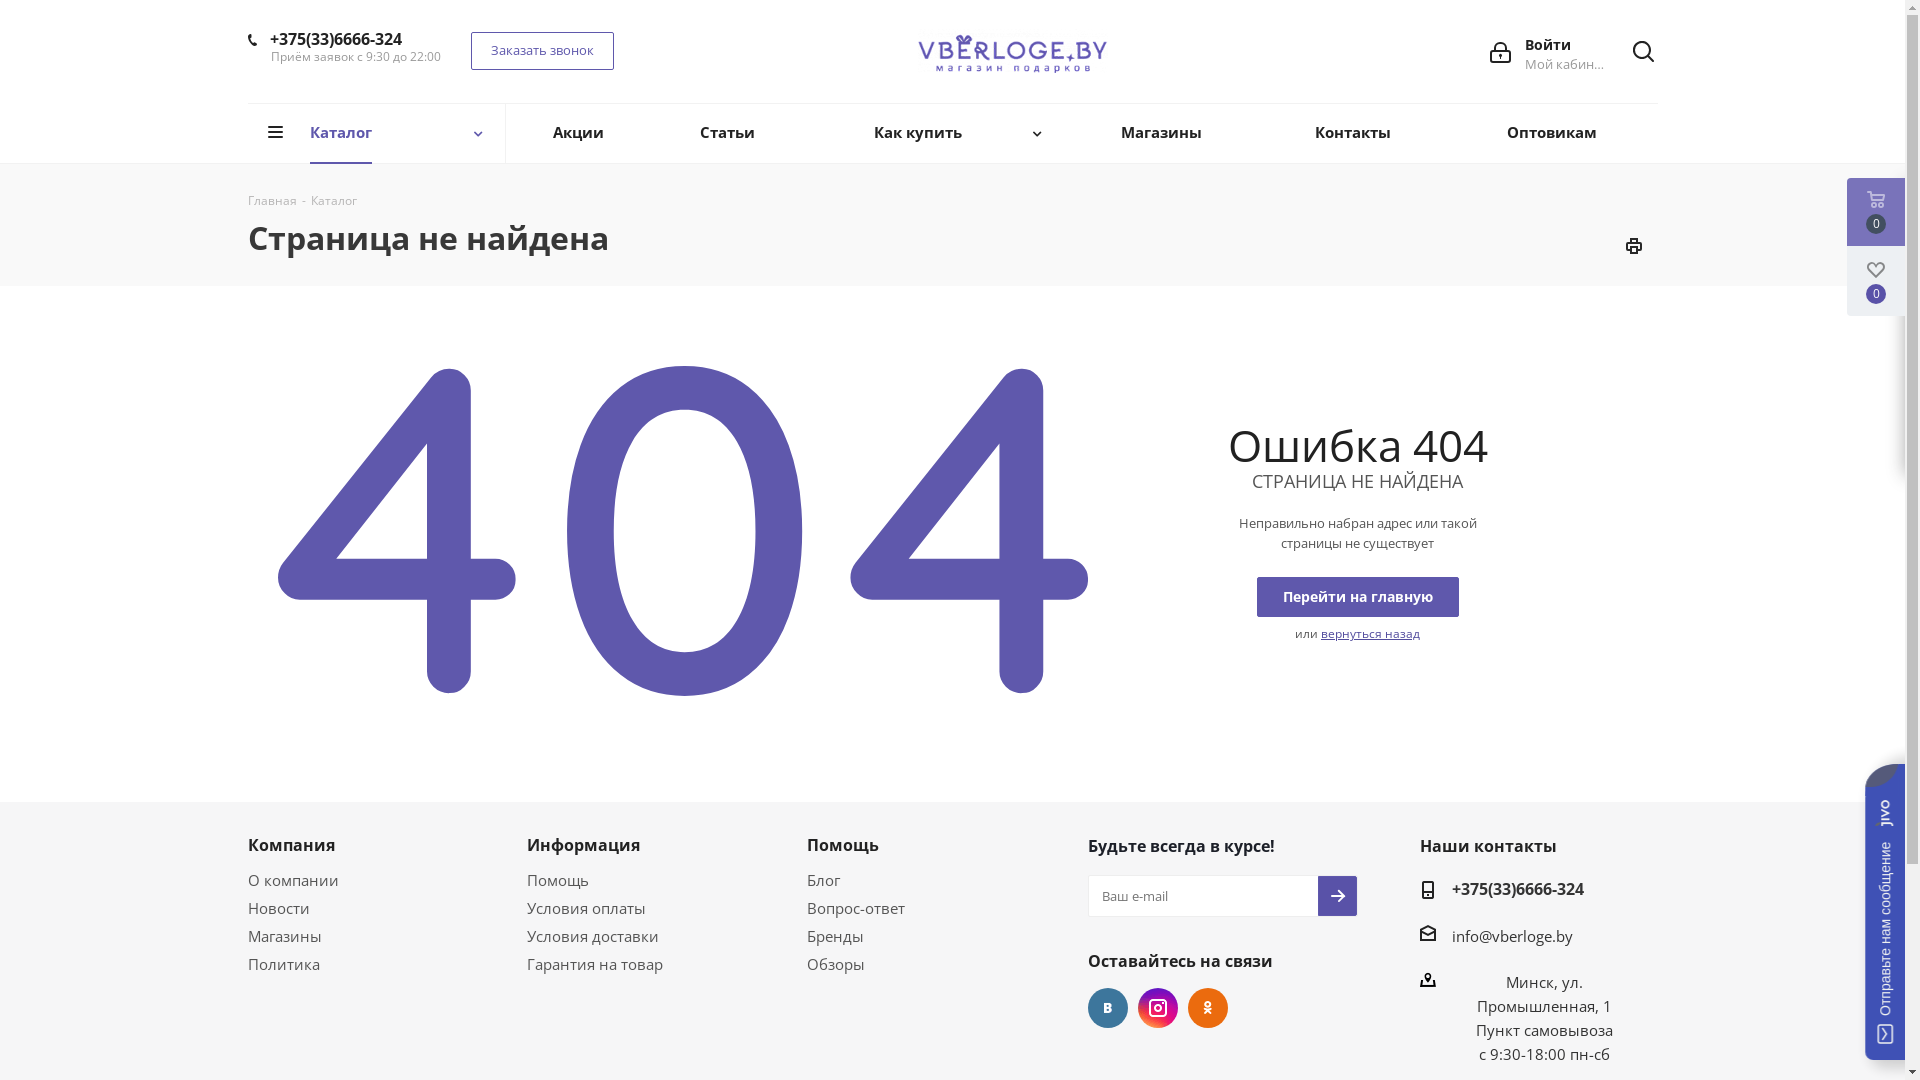 The width and height of the screenshot is (1920, 1080). I want to click on 'info@vberloge.by', so click(1512, 936).